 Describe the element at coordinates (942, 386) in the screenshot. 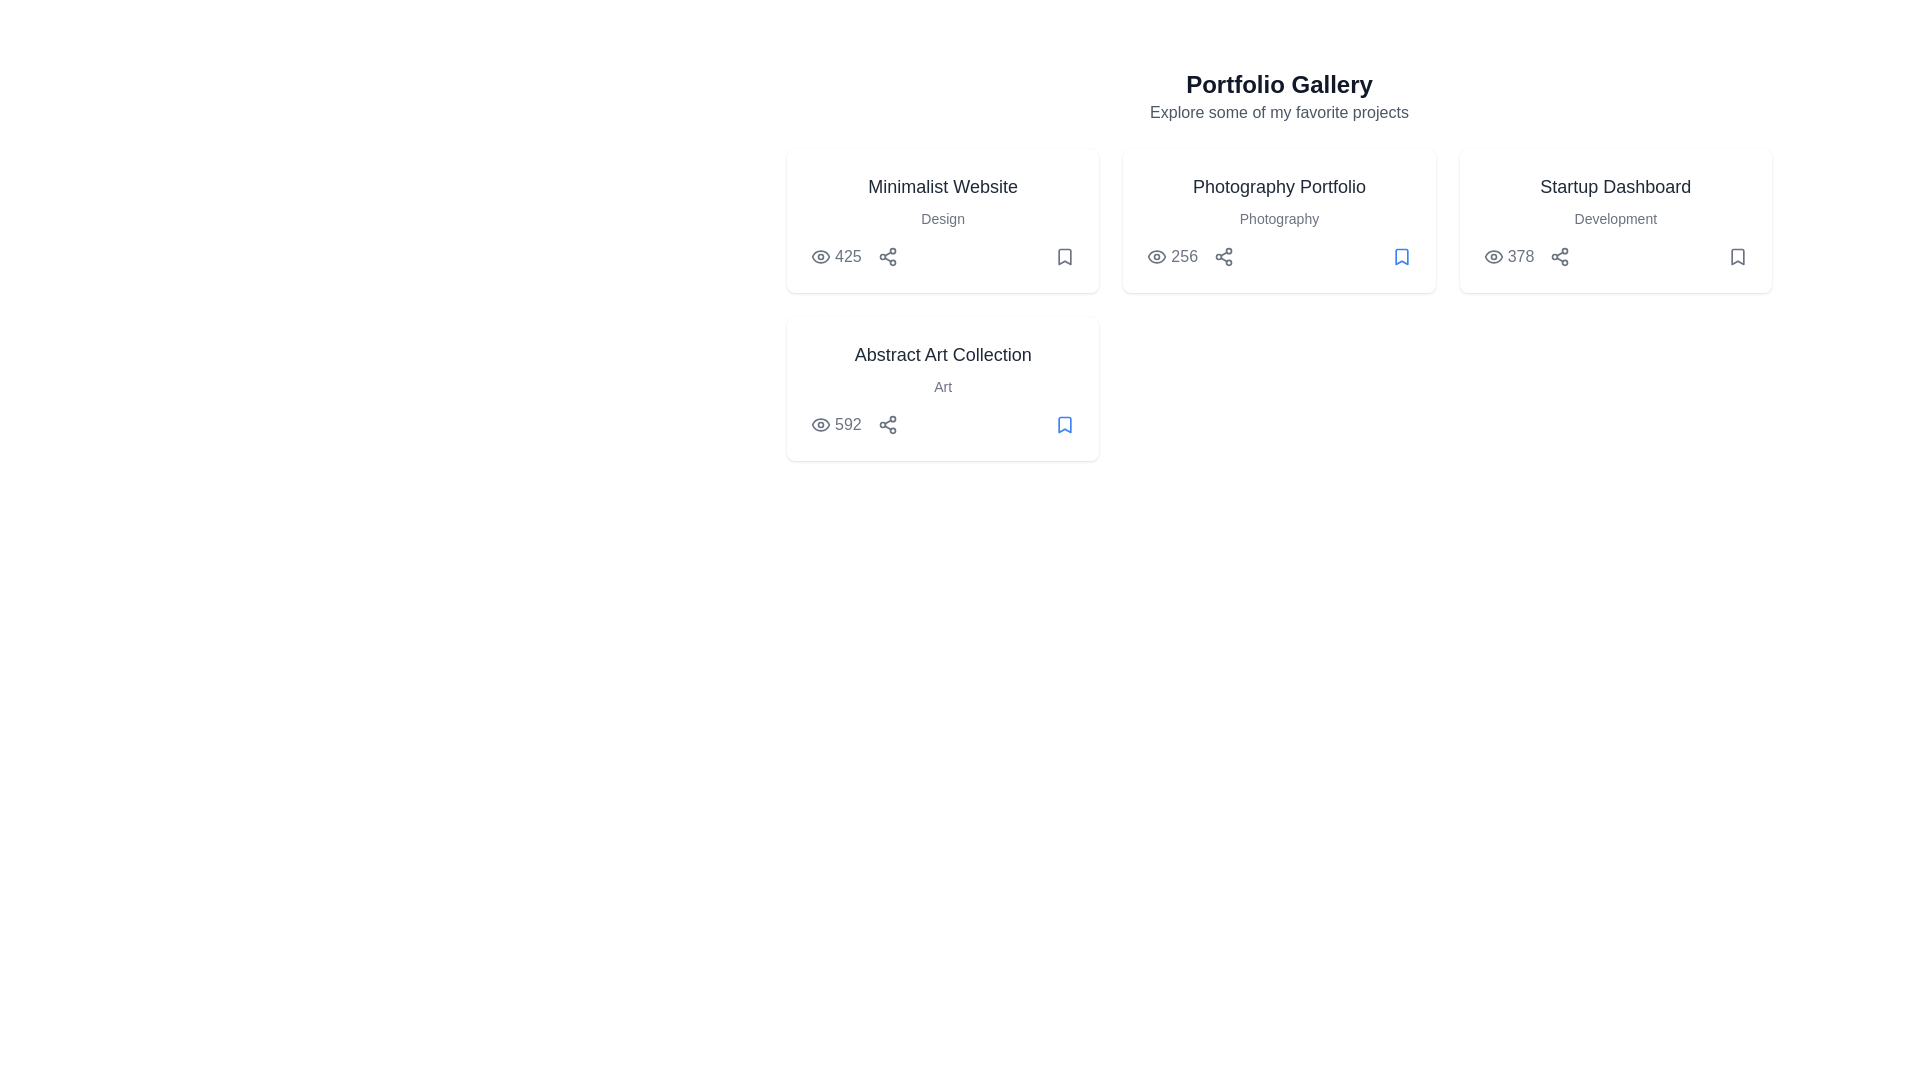

I see `the text label within the 'Abstract Art Collection' card, located below the main heading` at that location.